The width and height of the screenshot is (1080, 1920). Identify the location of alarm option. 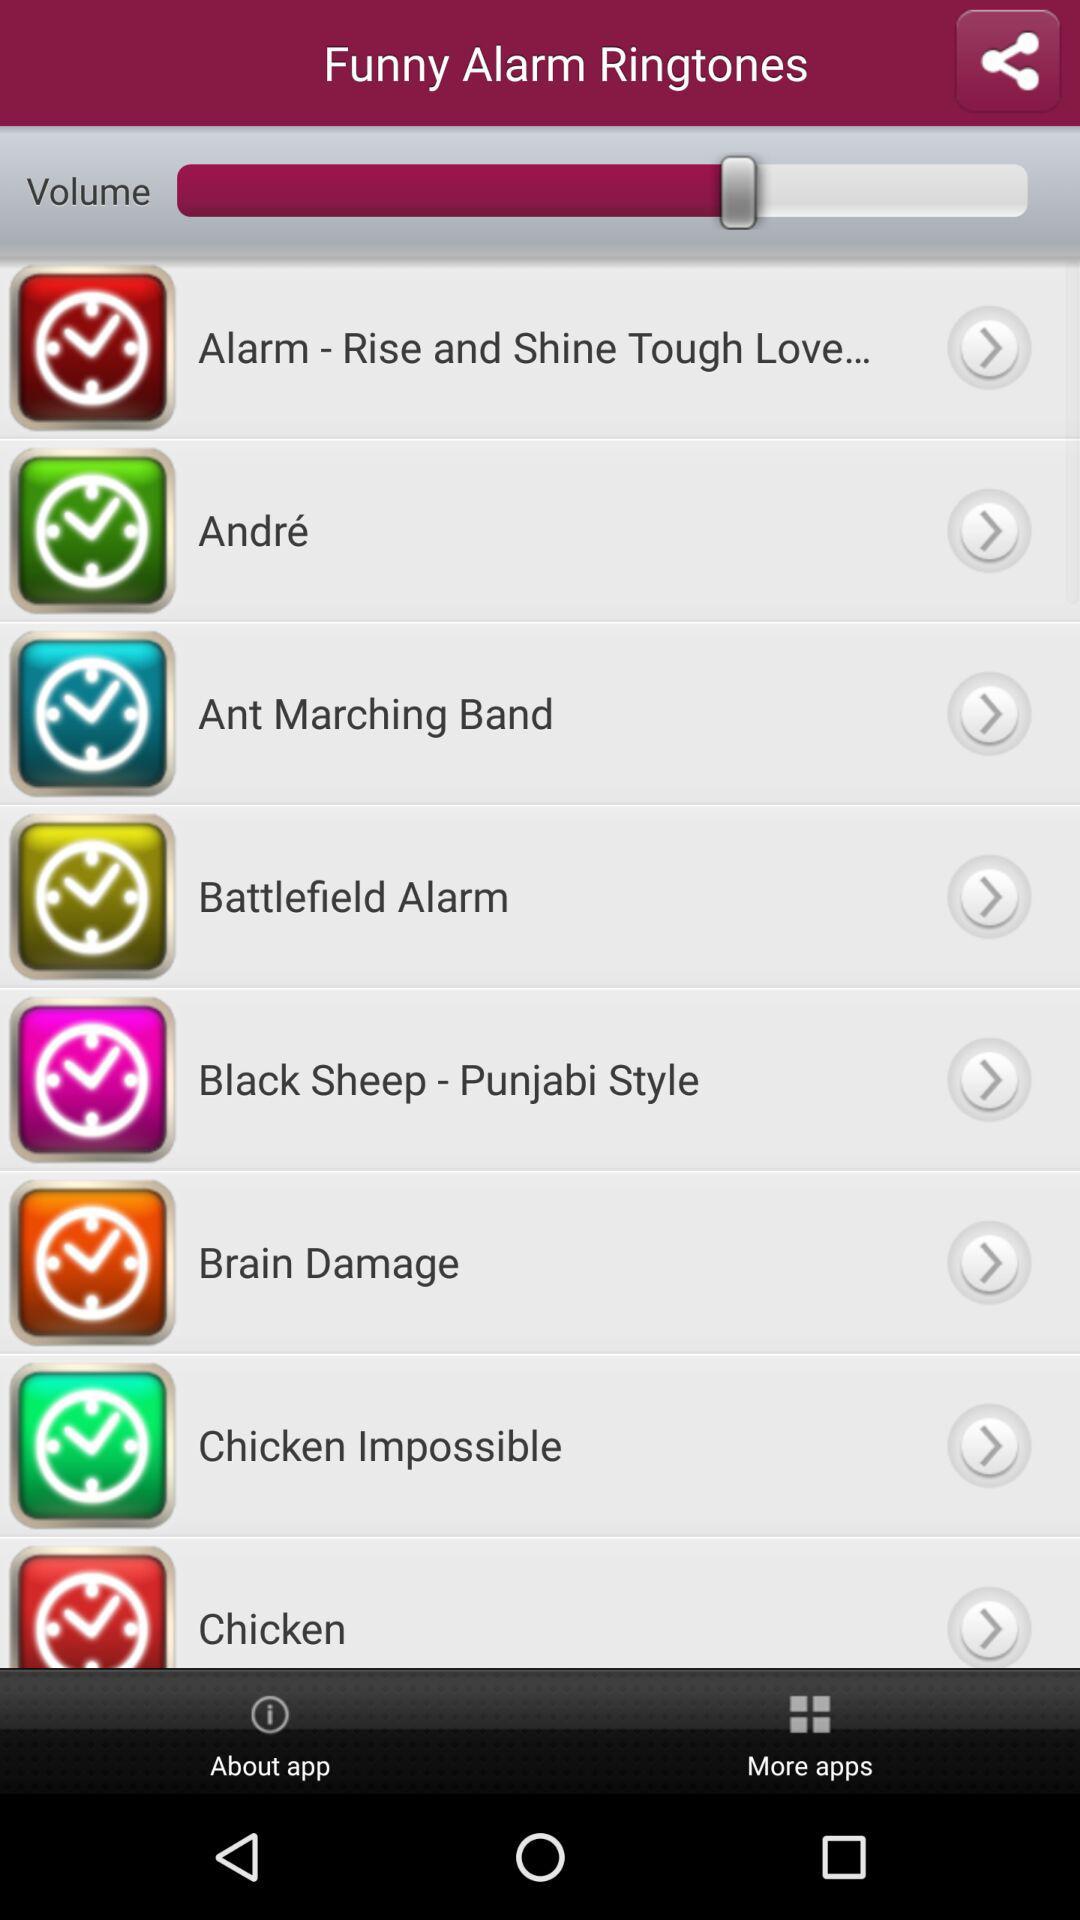
(987, 346).